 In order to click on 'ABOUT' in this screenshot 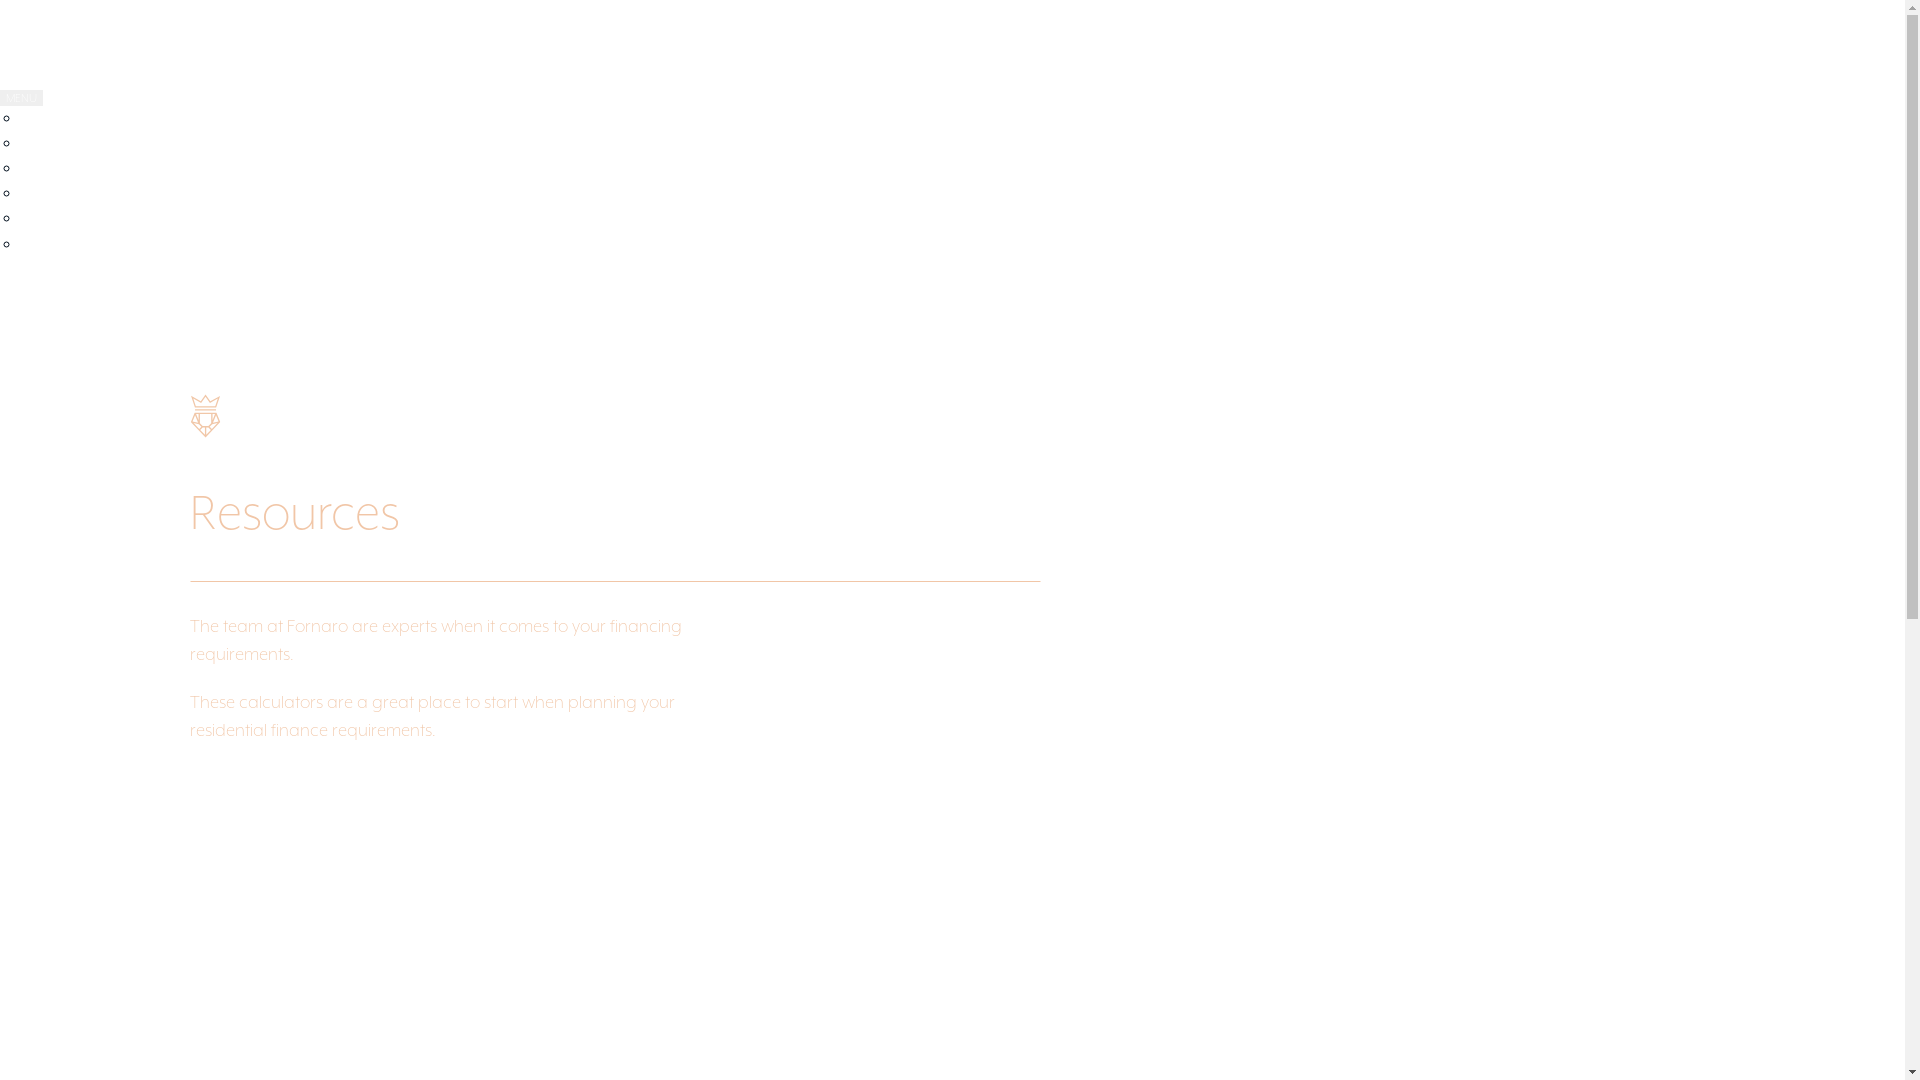, I will do `click(34, 118)`.